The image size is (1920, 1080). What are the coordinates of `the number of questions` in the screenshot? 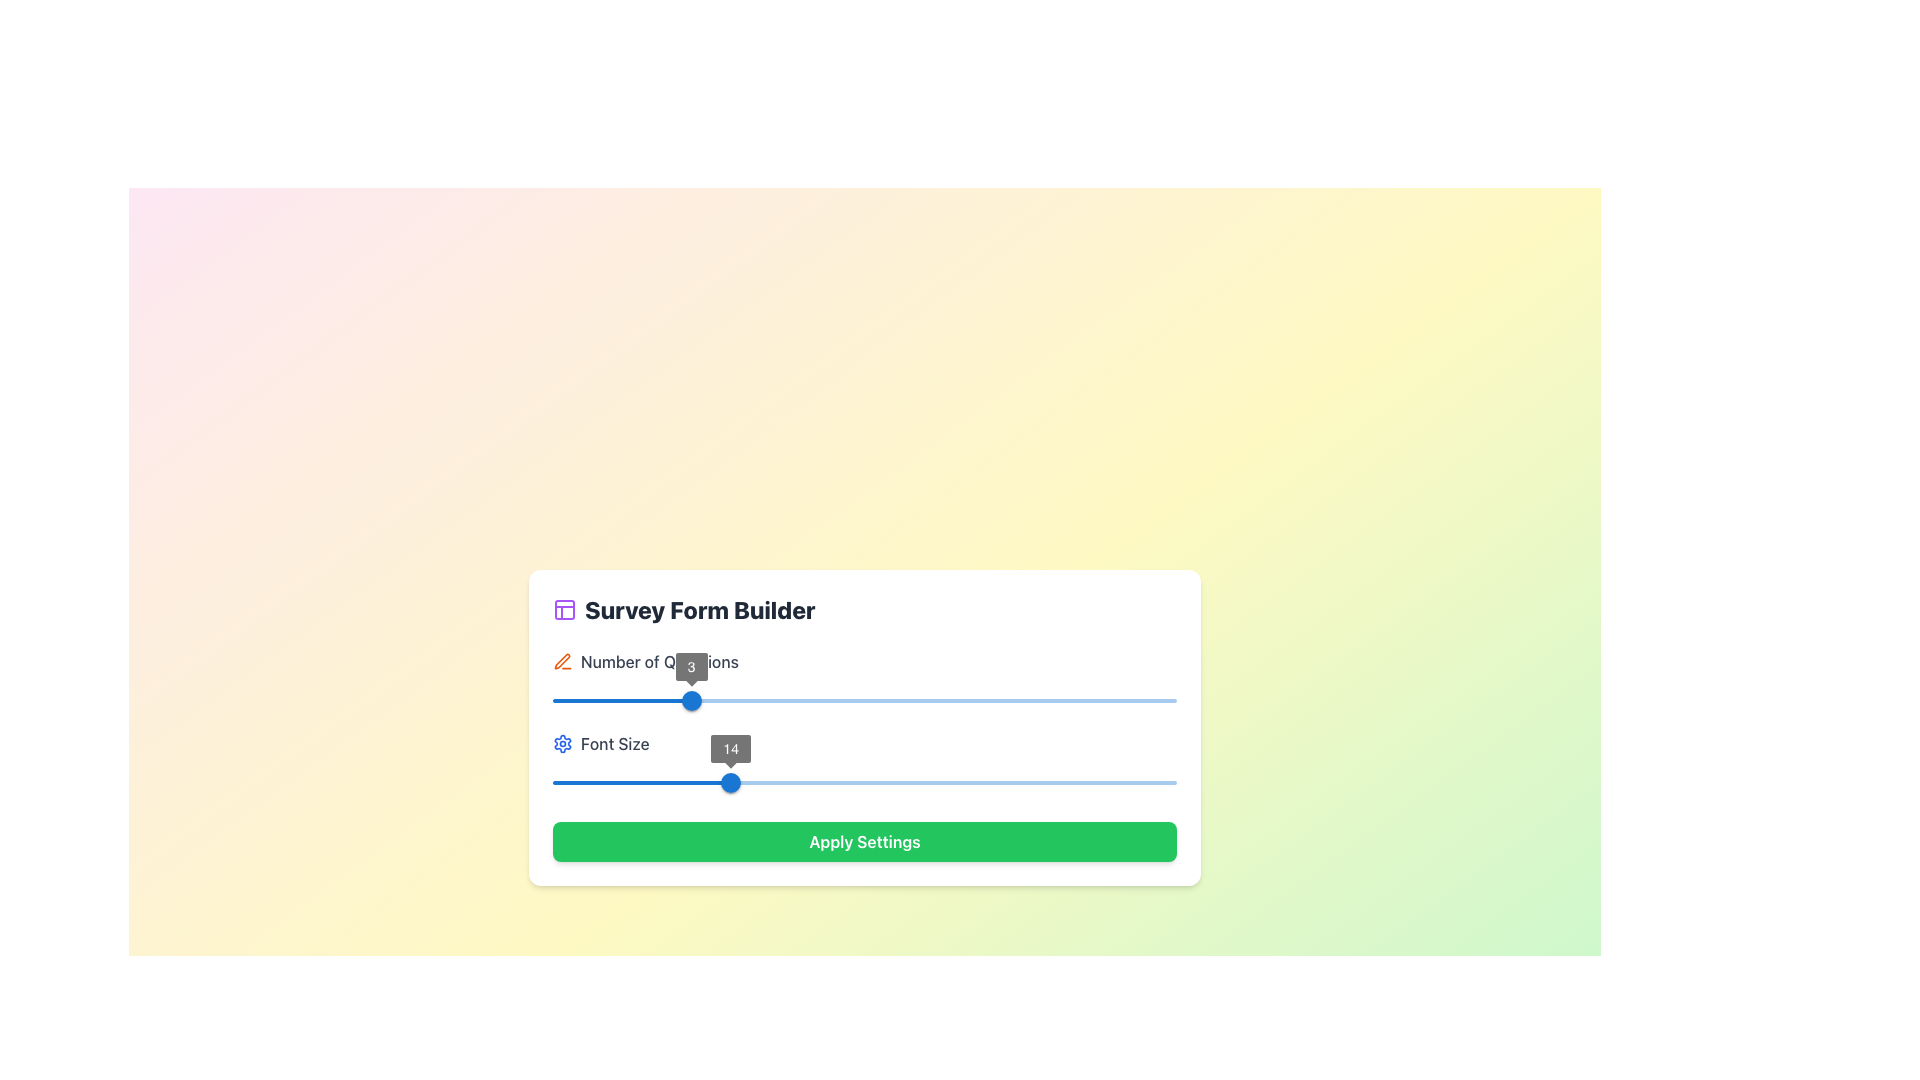 It's located at (711, 700).